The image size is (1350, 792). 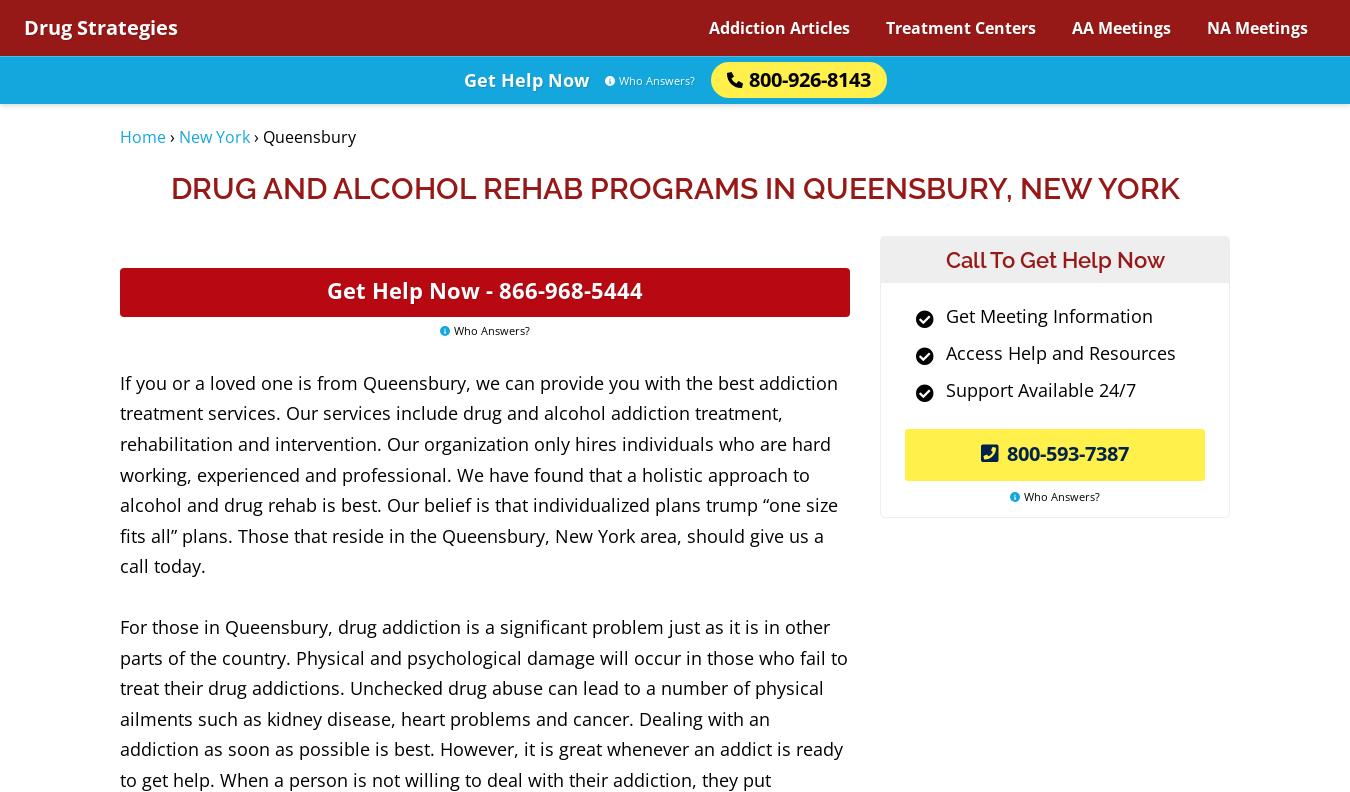 I want to click on 'Home', so click(x=142, y=136).